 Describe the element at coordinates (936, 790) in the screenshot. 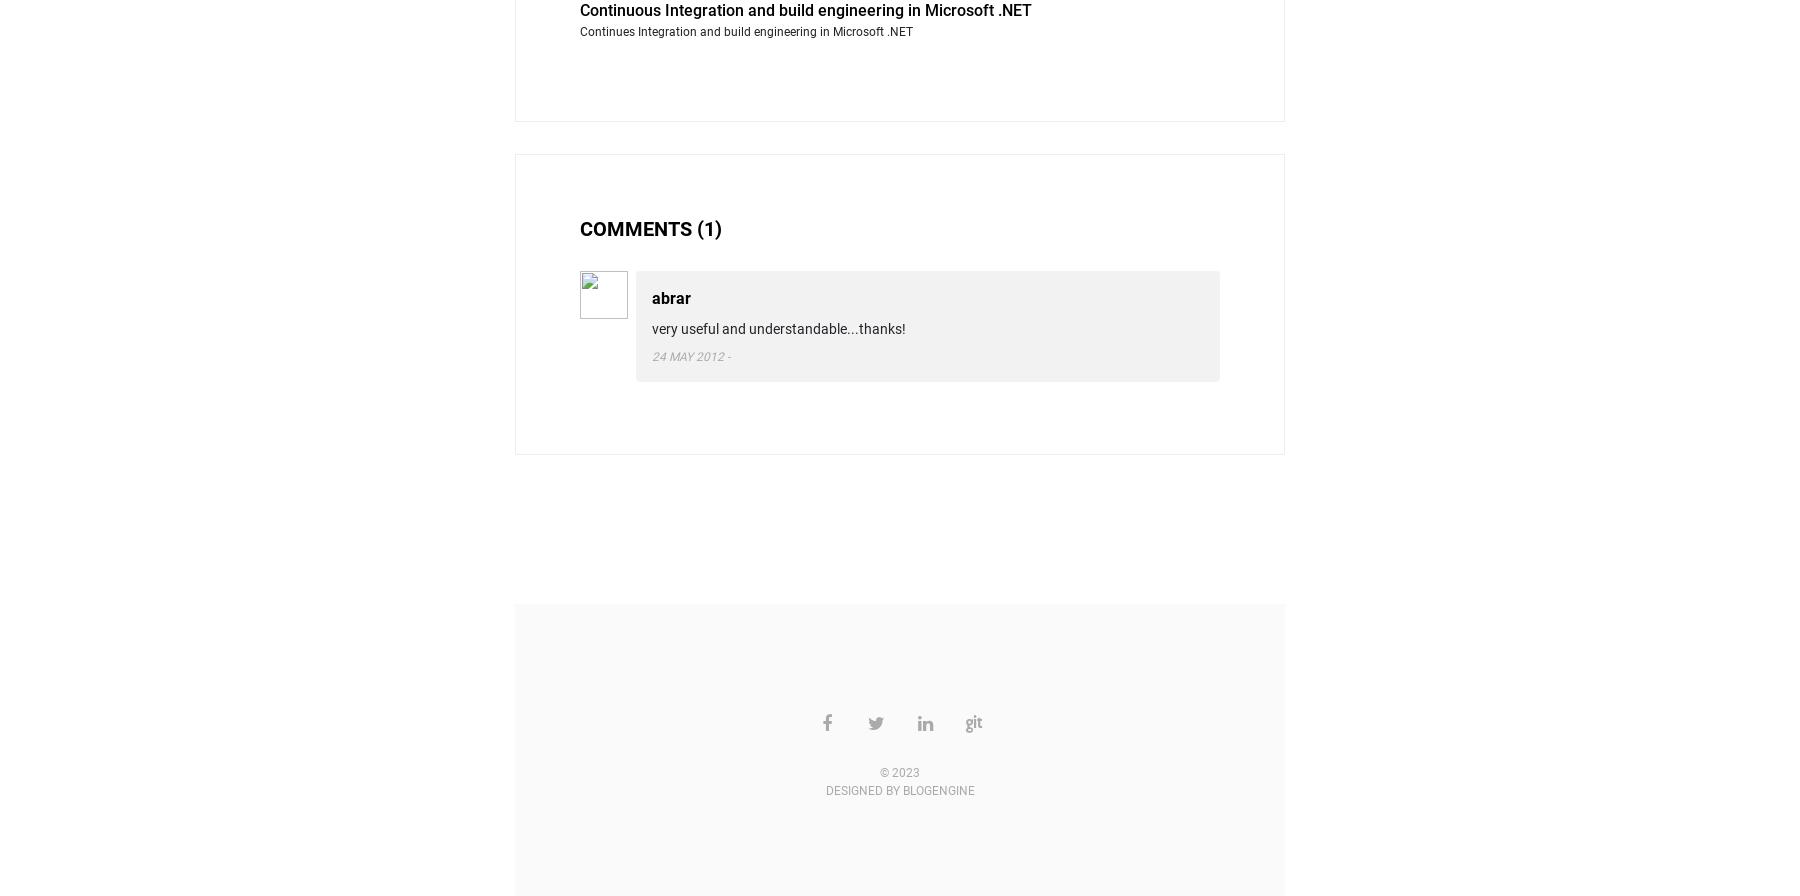

I see `'BlogEngine'` at that location.